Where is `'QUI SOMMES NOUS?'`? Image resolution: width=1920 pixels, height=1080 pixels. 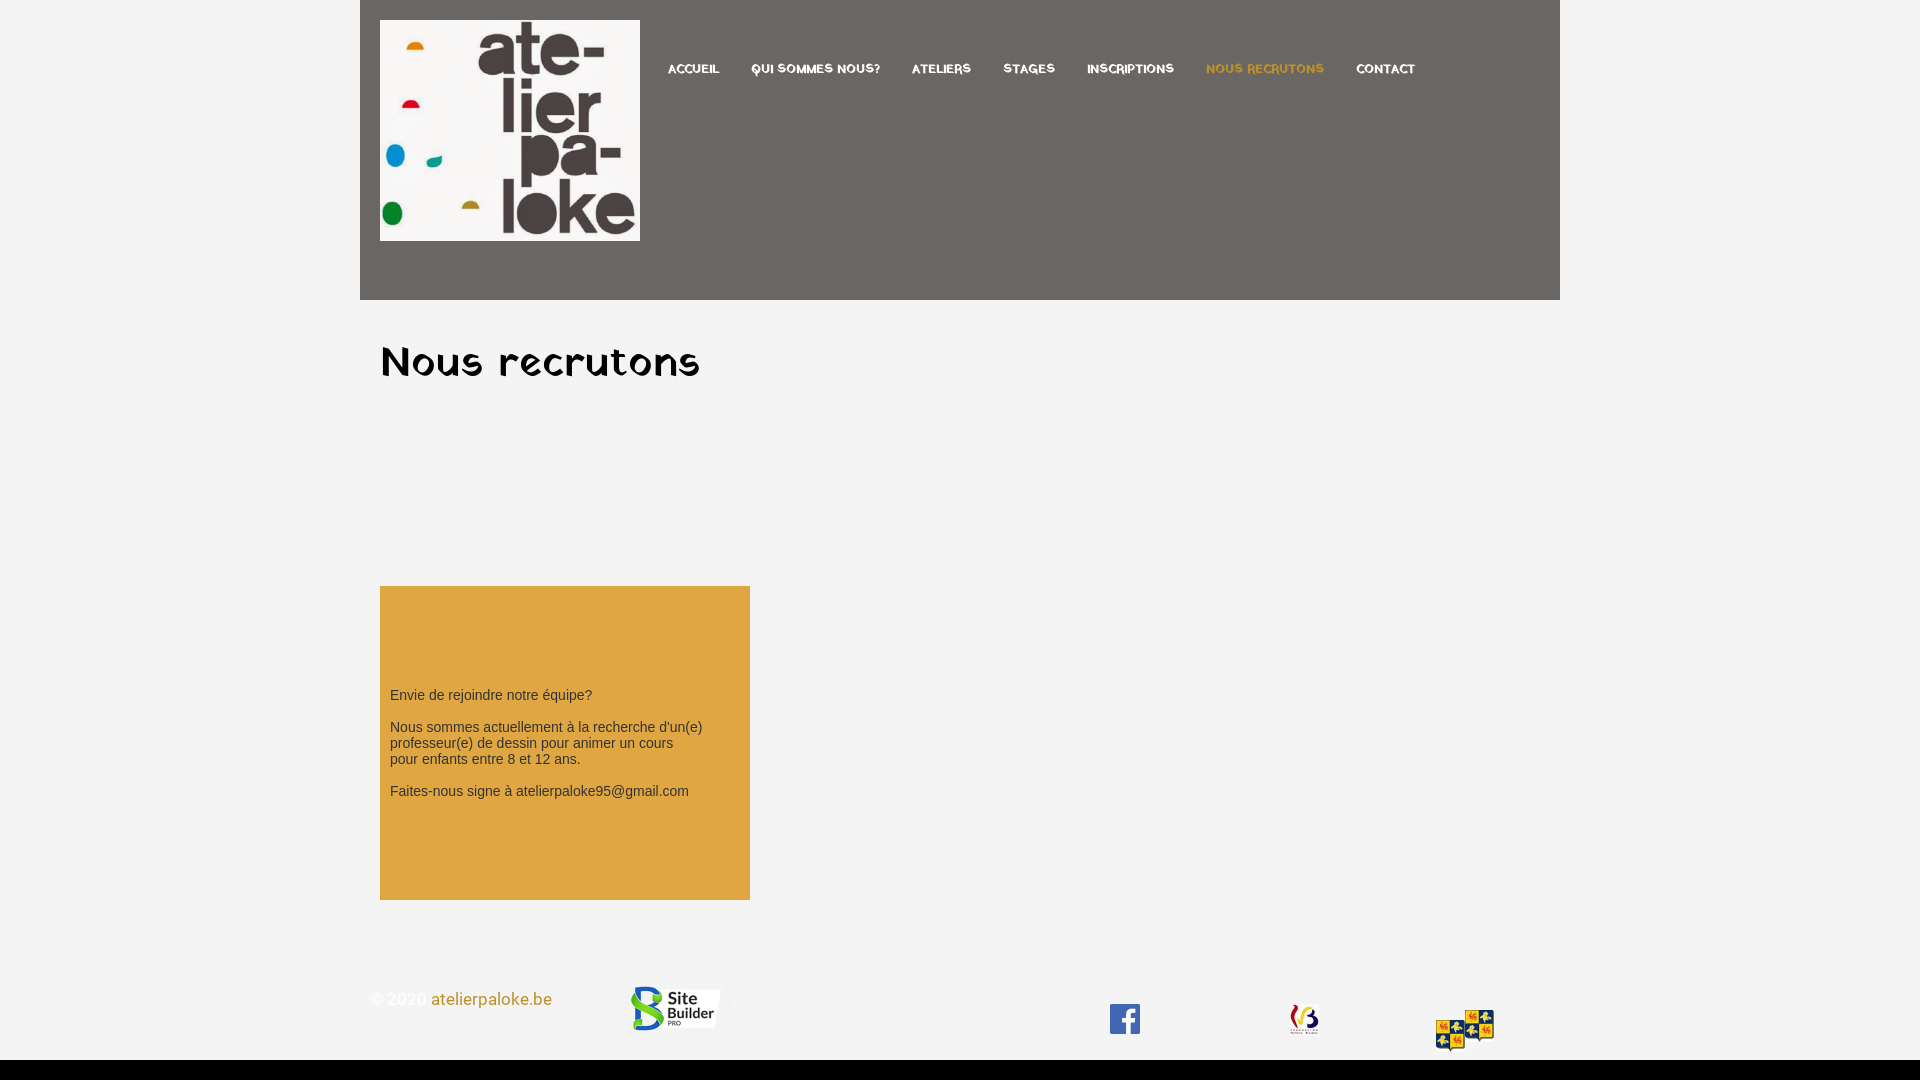 'QUI SOMMES NOUS?' is located at coordinates (815, 71).